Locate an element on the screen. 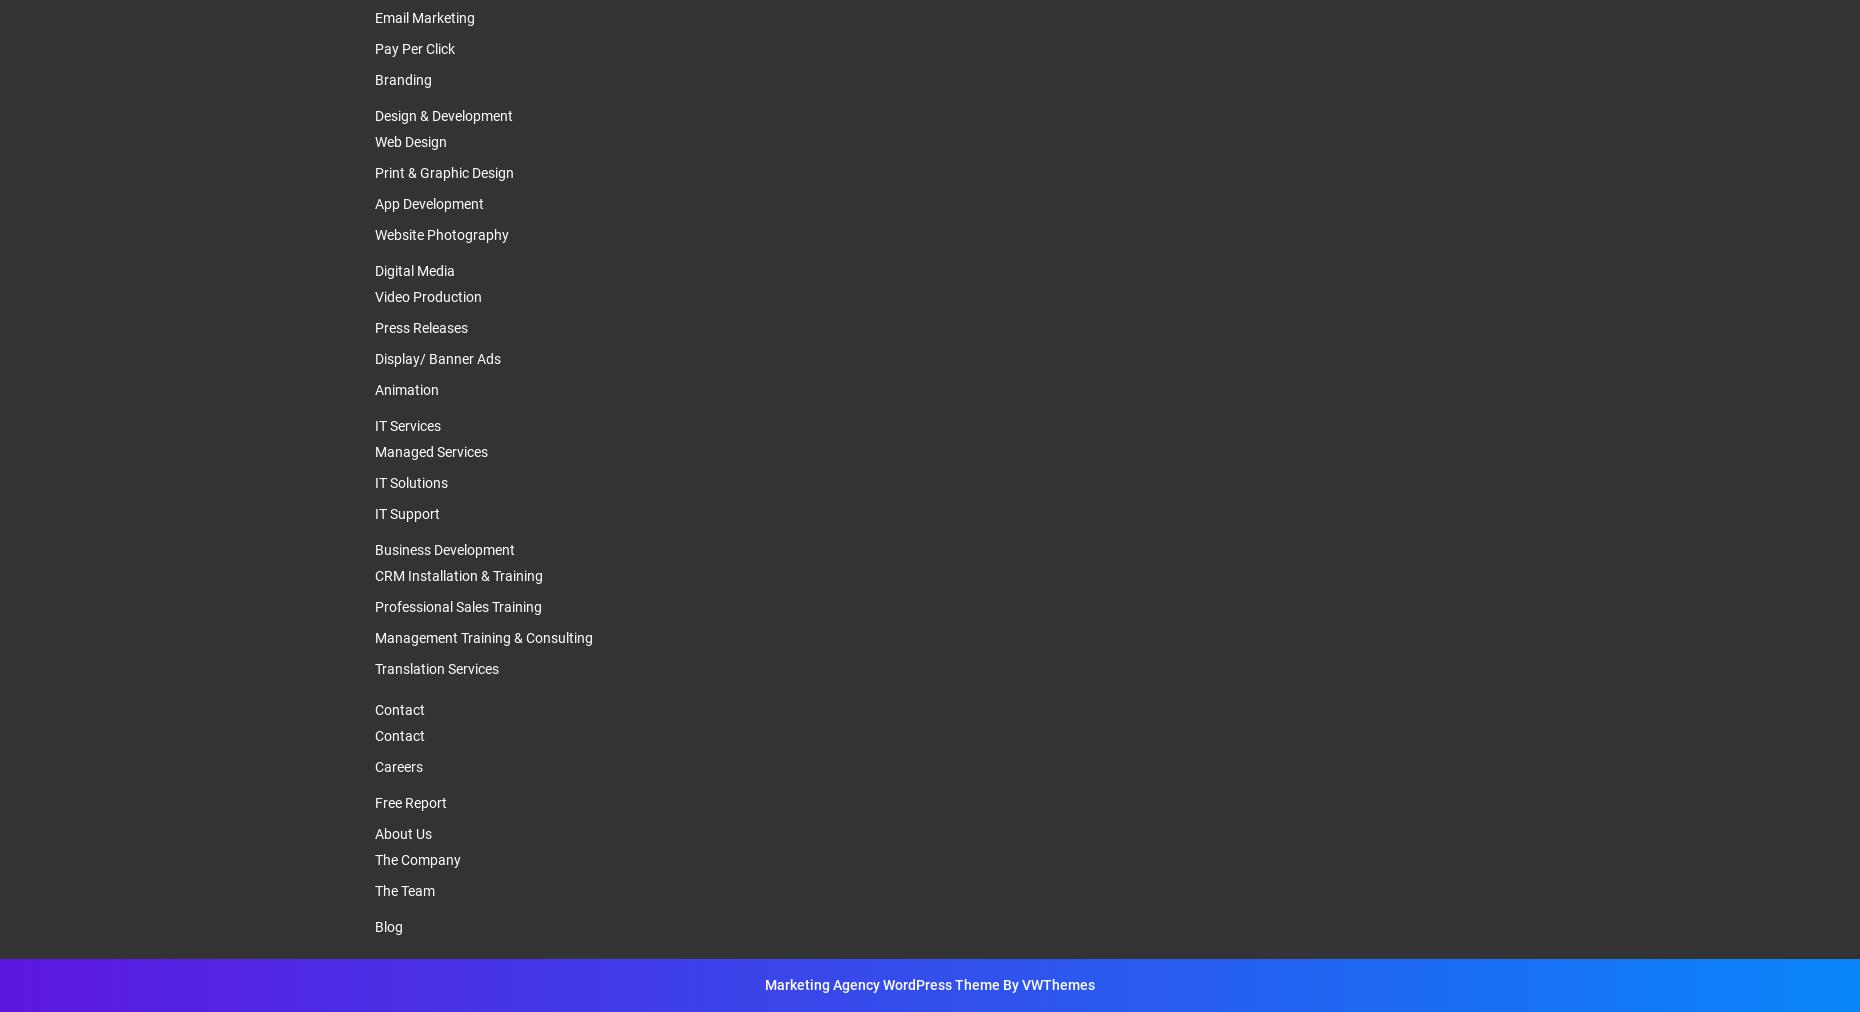 Image resolution: width=1860 pixels, height=1012 pixels. 'IT Solutions' is located at coordinates (411, 483).